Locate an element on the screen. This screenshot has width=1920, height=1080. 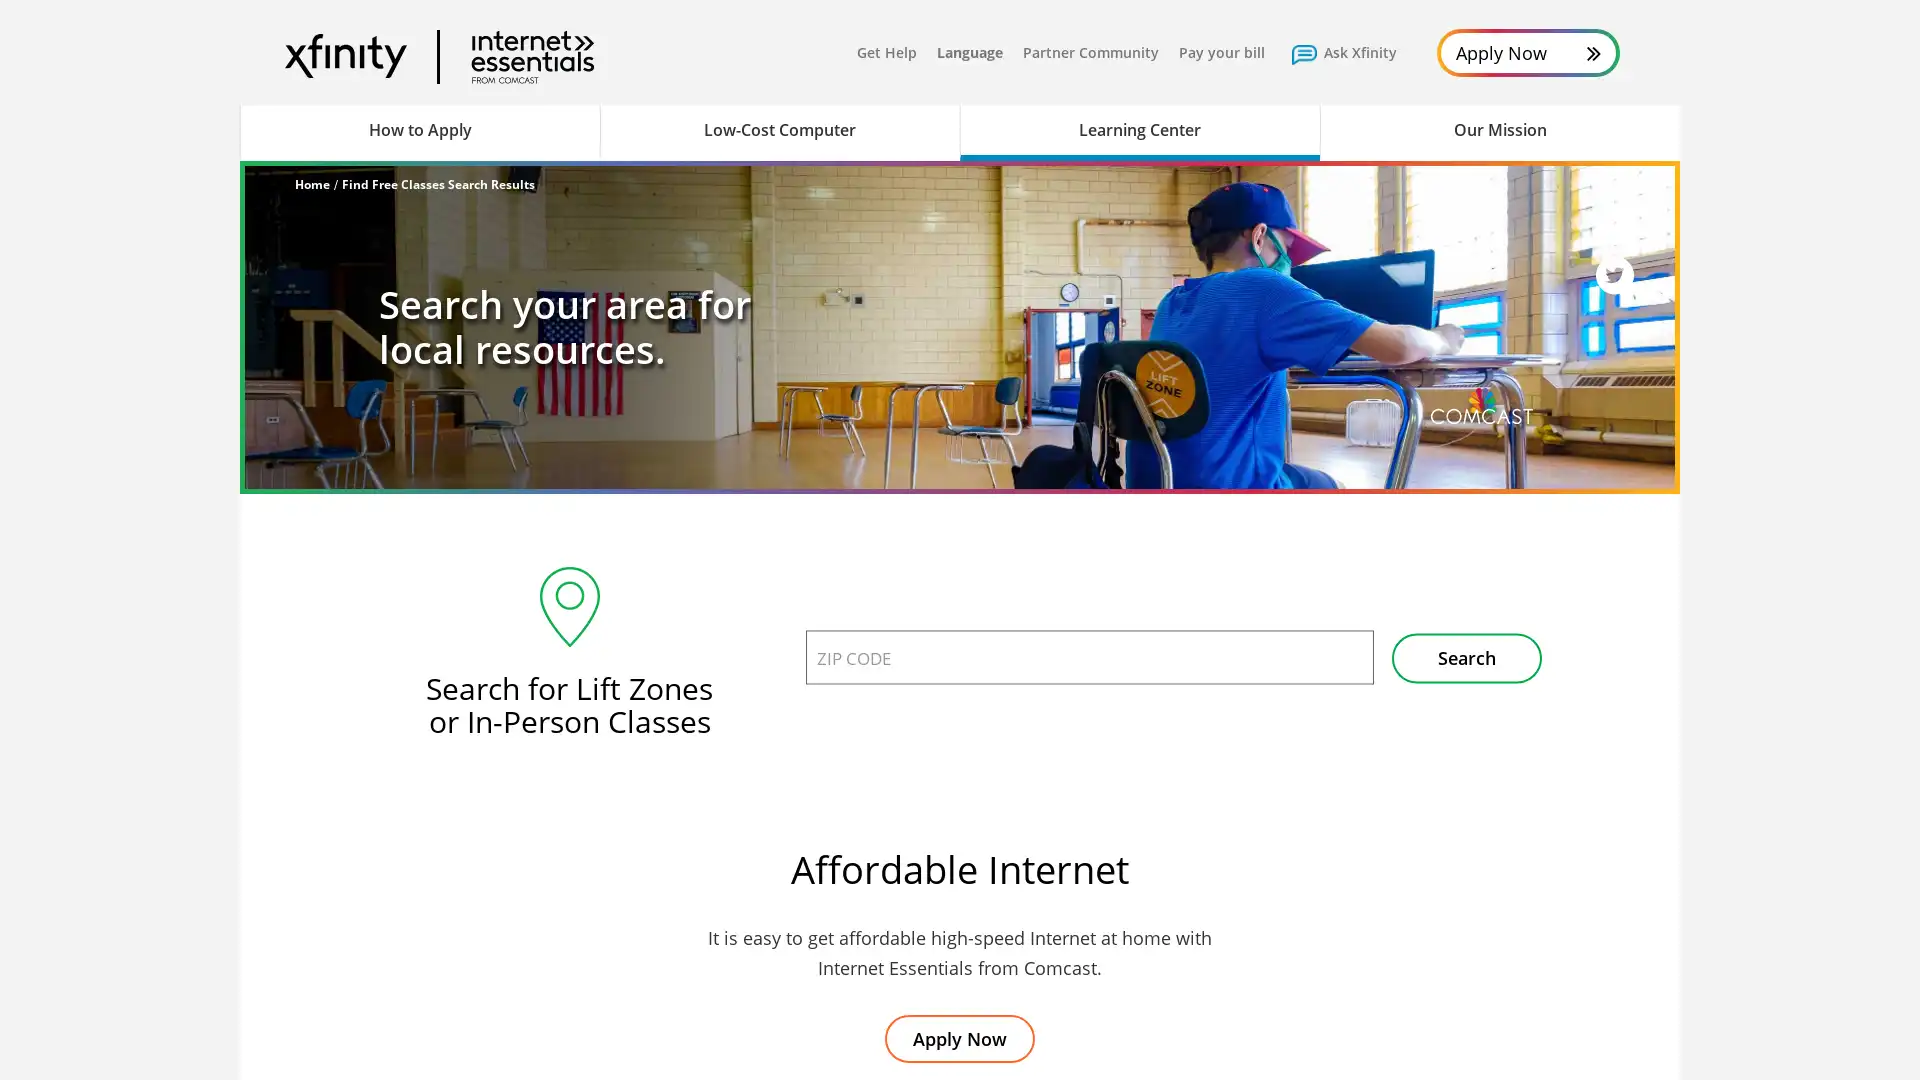
Apply Now is located at coordinates (960, 1037).